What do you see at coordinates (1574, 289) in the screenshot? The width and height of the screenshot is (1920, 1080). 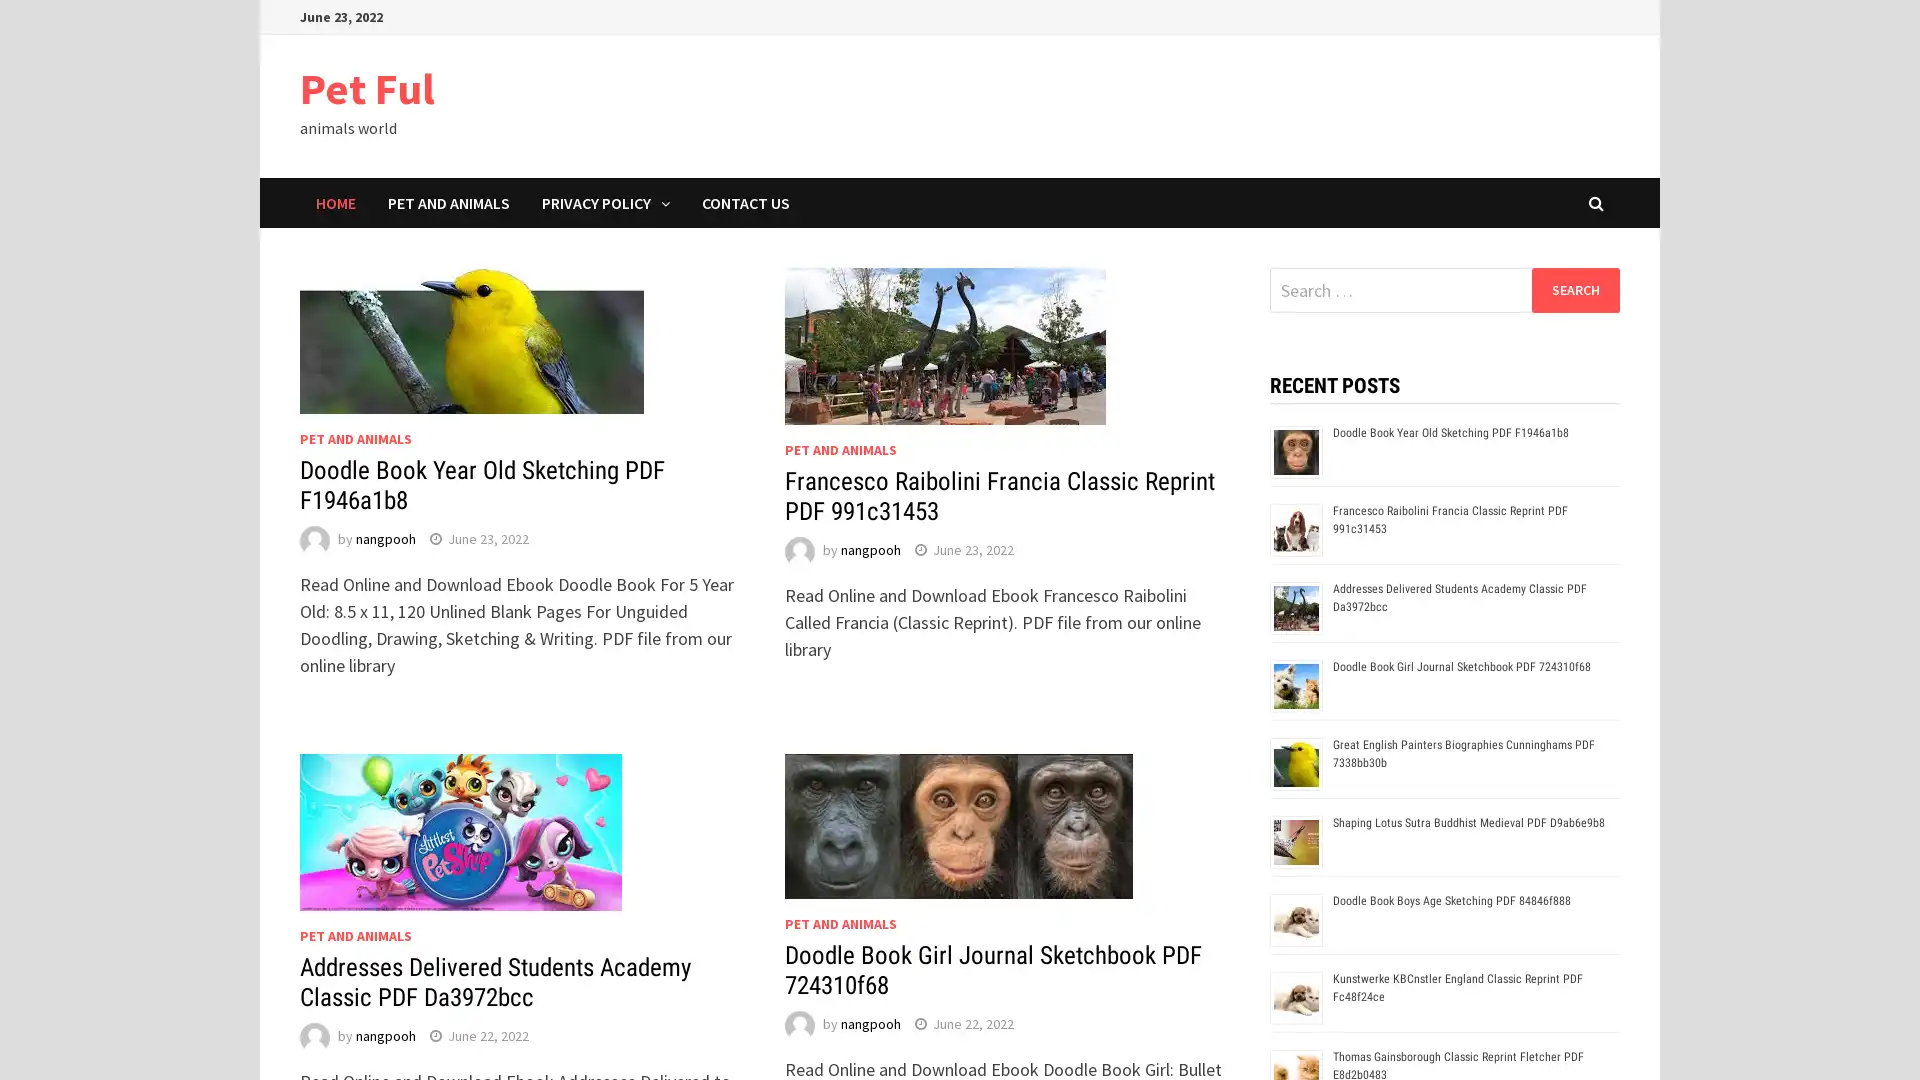 I see `Search` at bounding box center [1574, 289].